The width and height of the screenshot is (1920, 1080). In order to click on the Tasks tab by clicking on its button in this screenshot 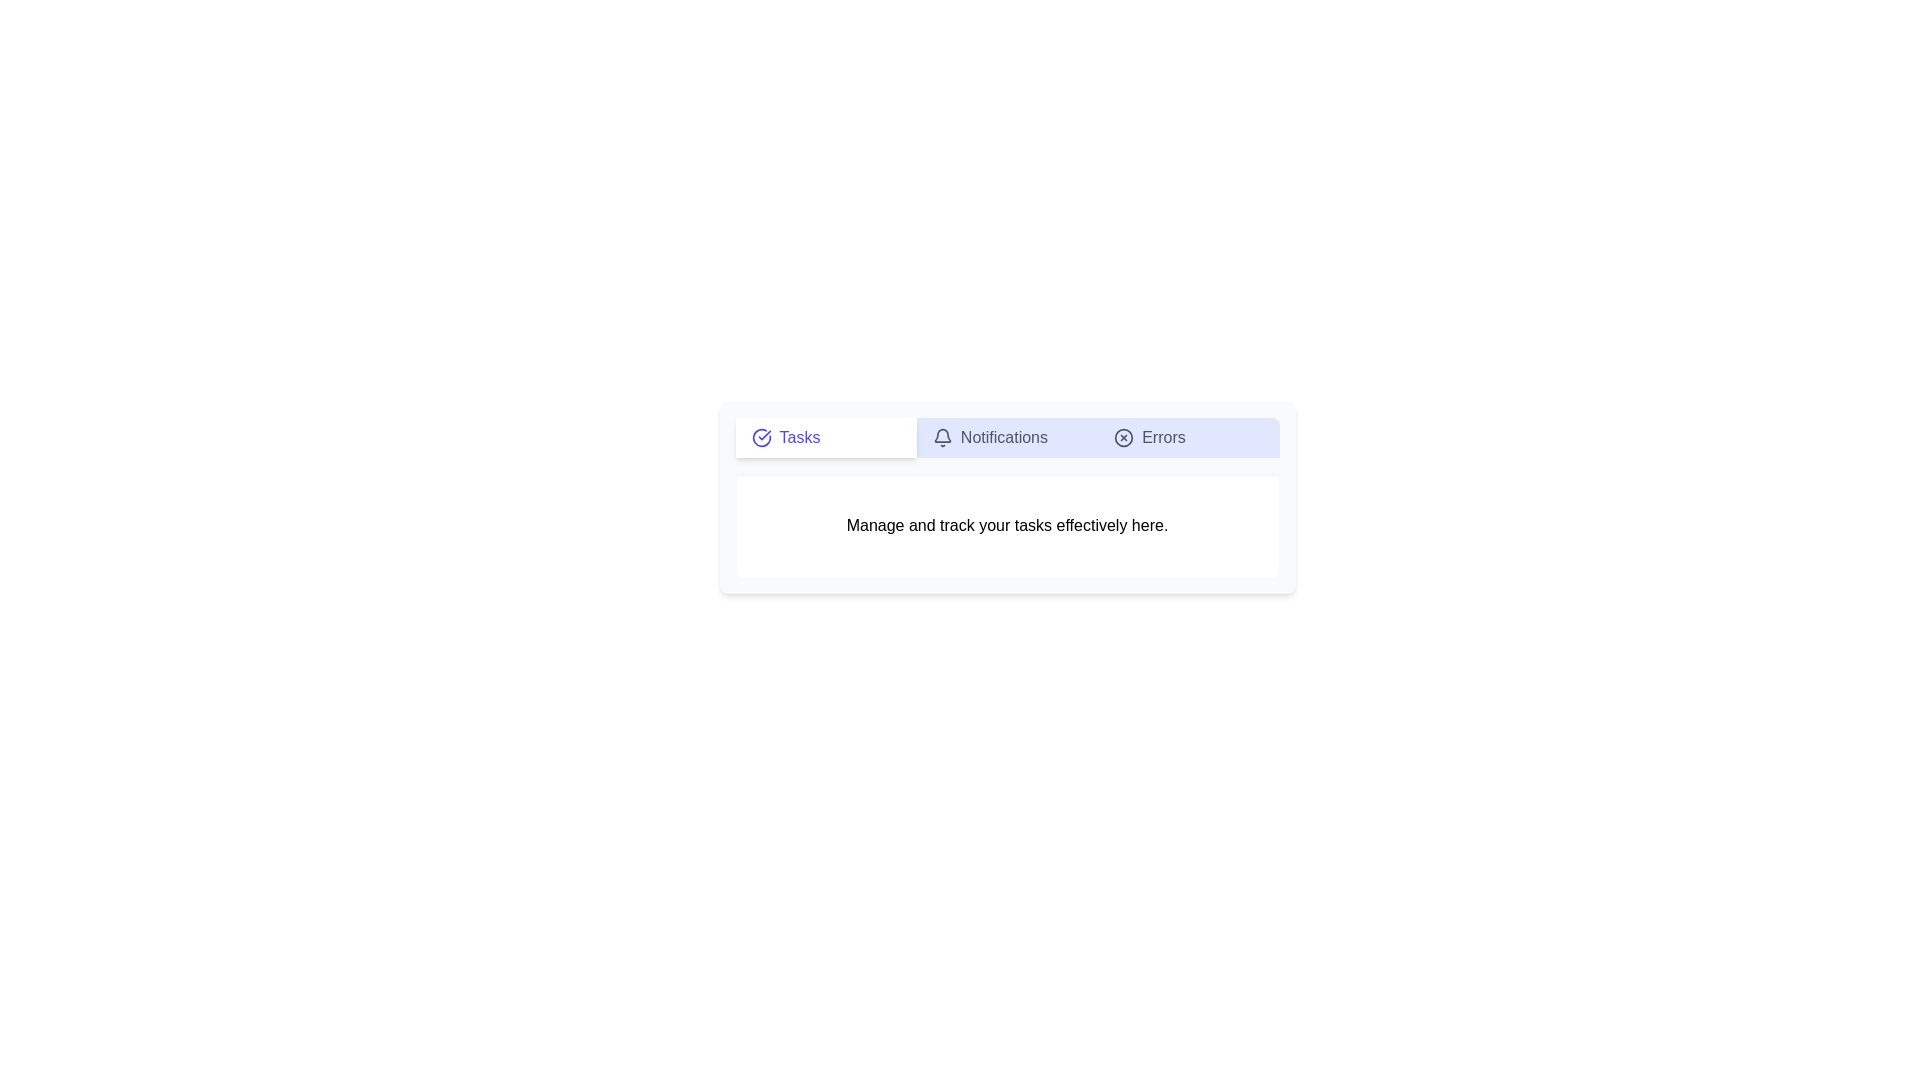, I will do `click(825, 437)`.